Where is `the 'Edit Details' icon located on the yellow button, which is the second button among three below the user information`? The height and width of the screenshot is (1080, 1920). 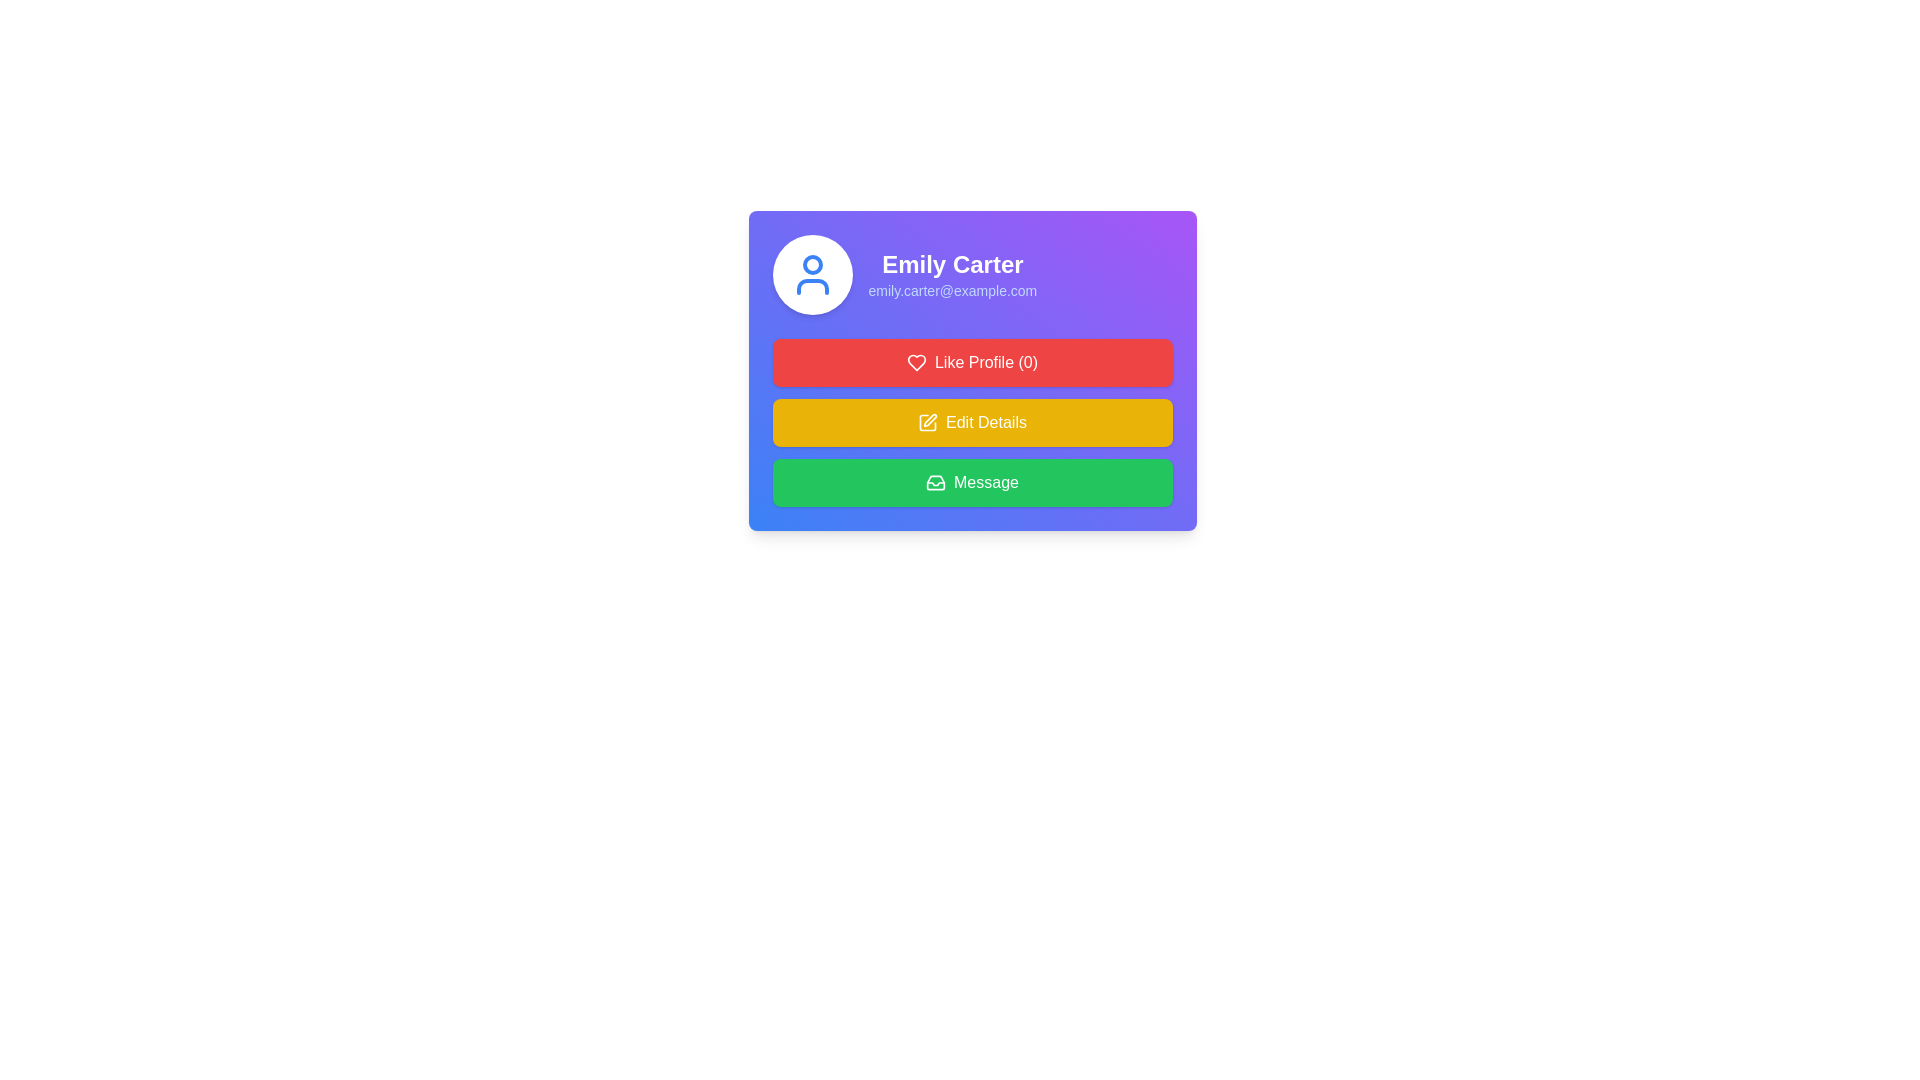 the 'Edit Details' icon located on the yellow button, which is the second button among three below the user information is located at coordinates (926, 422).